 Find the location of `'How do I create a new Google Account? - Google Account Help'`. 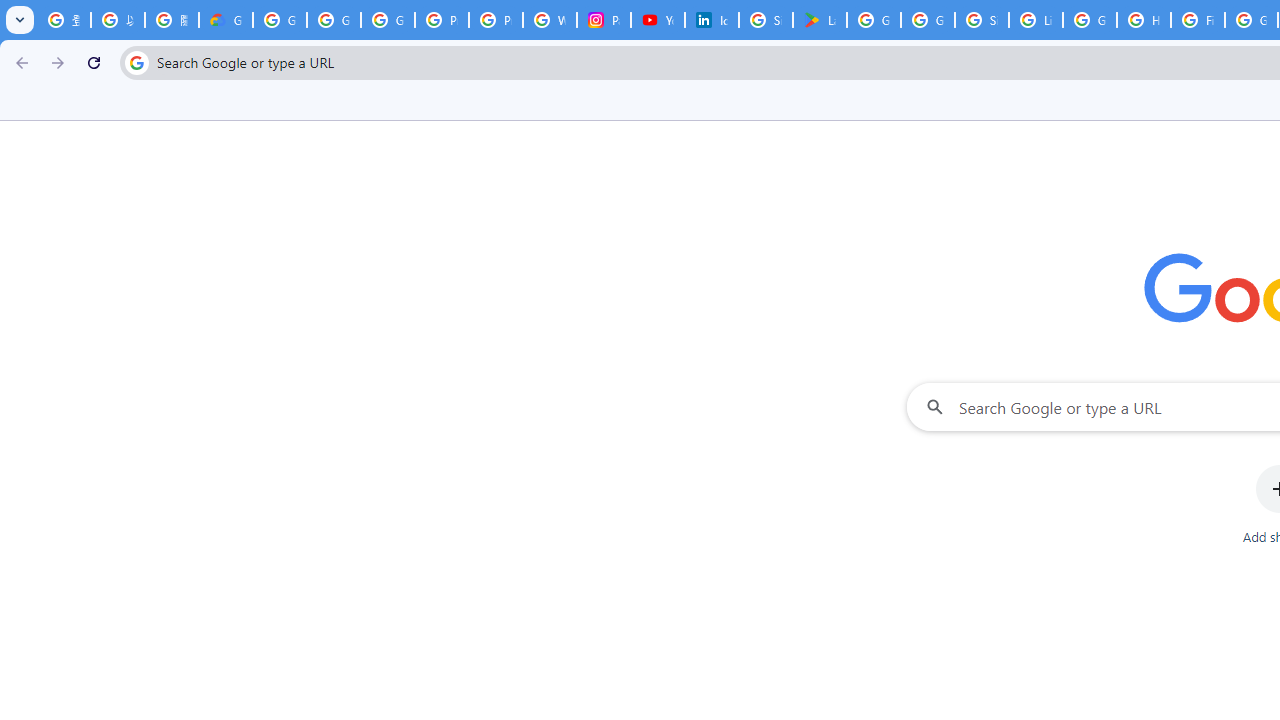

'How do I create a new Google Account? - Google Account Help' is located at coordinates (1144, 20).